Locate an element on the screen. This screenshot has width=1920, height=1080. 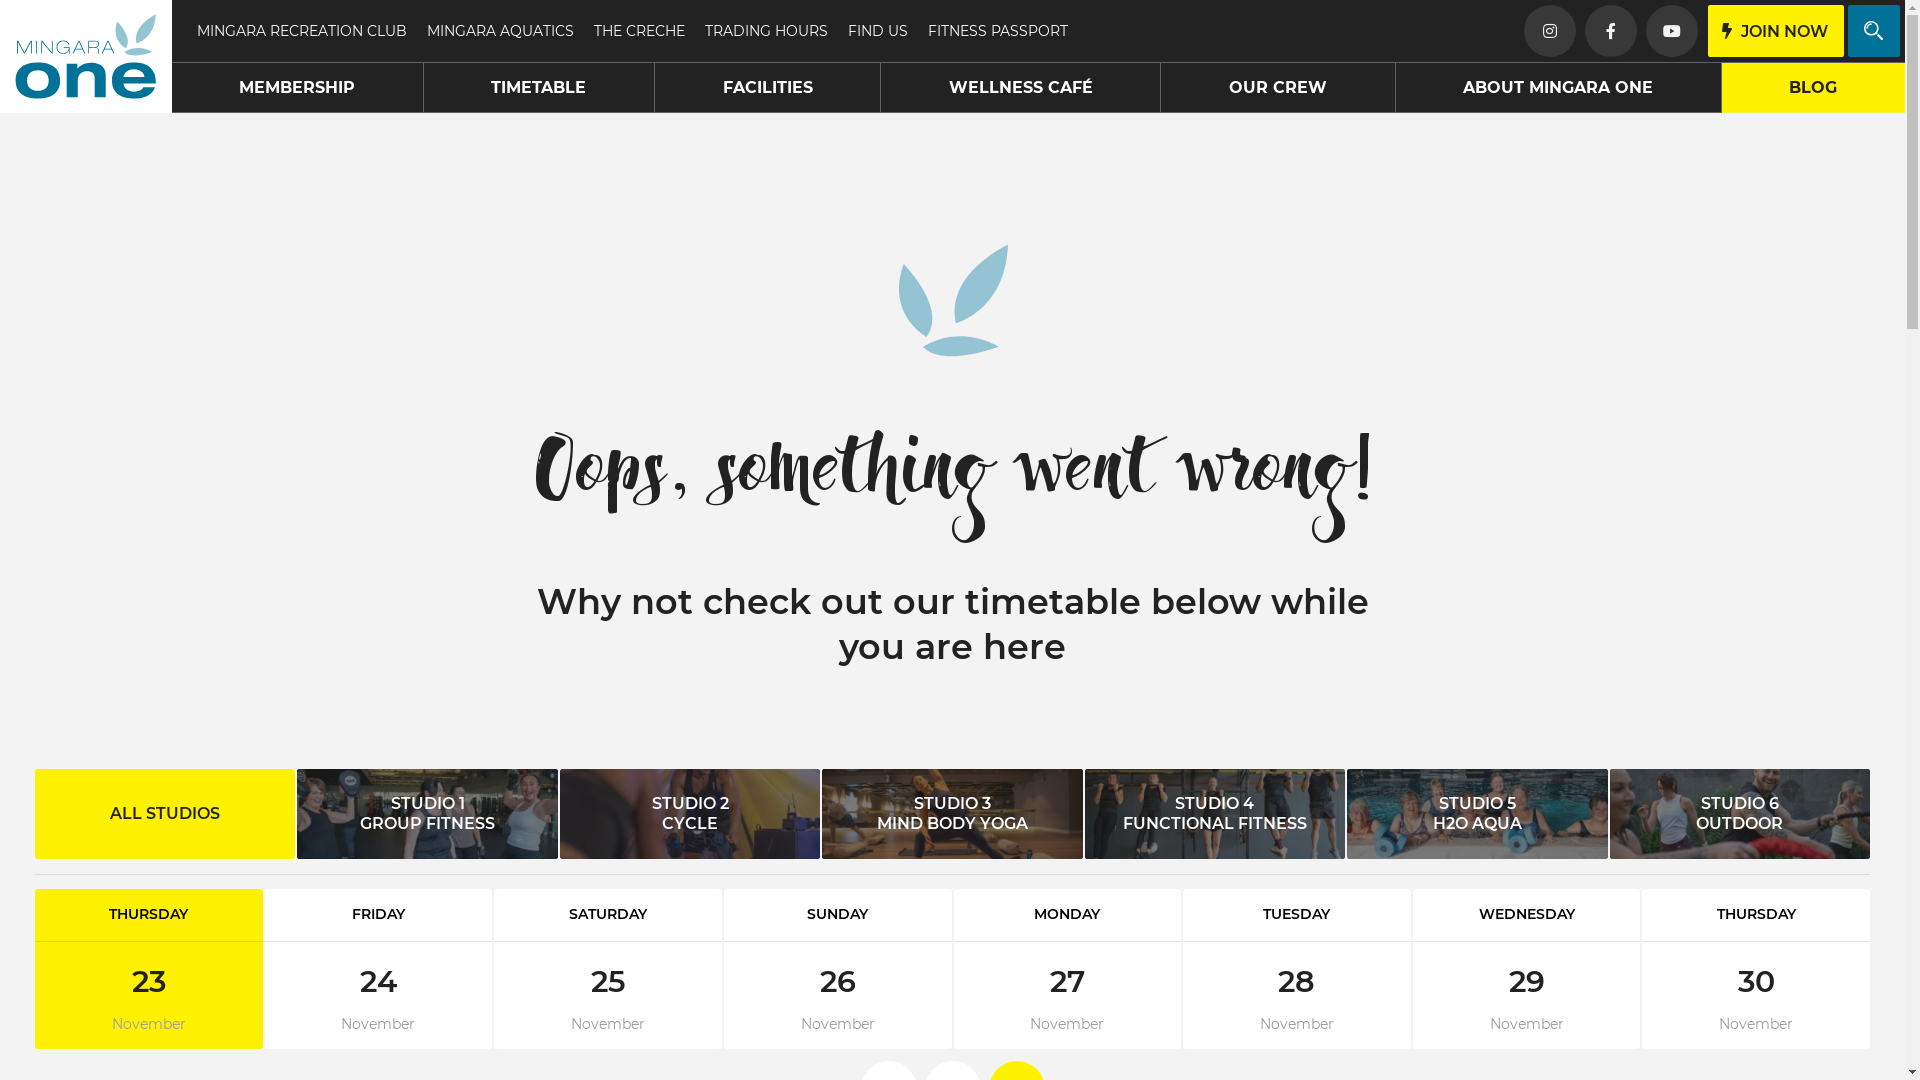
'OUR CREW' is located at coordinates (1161, 87).